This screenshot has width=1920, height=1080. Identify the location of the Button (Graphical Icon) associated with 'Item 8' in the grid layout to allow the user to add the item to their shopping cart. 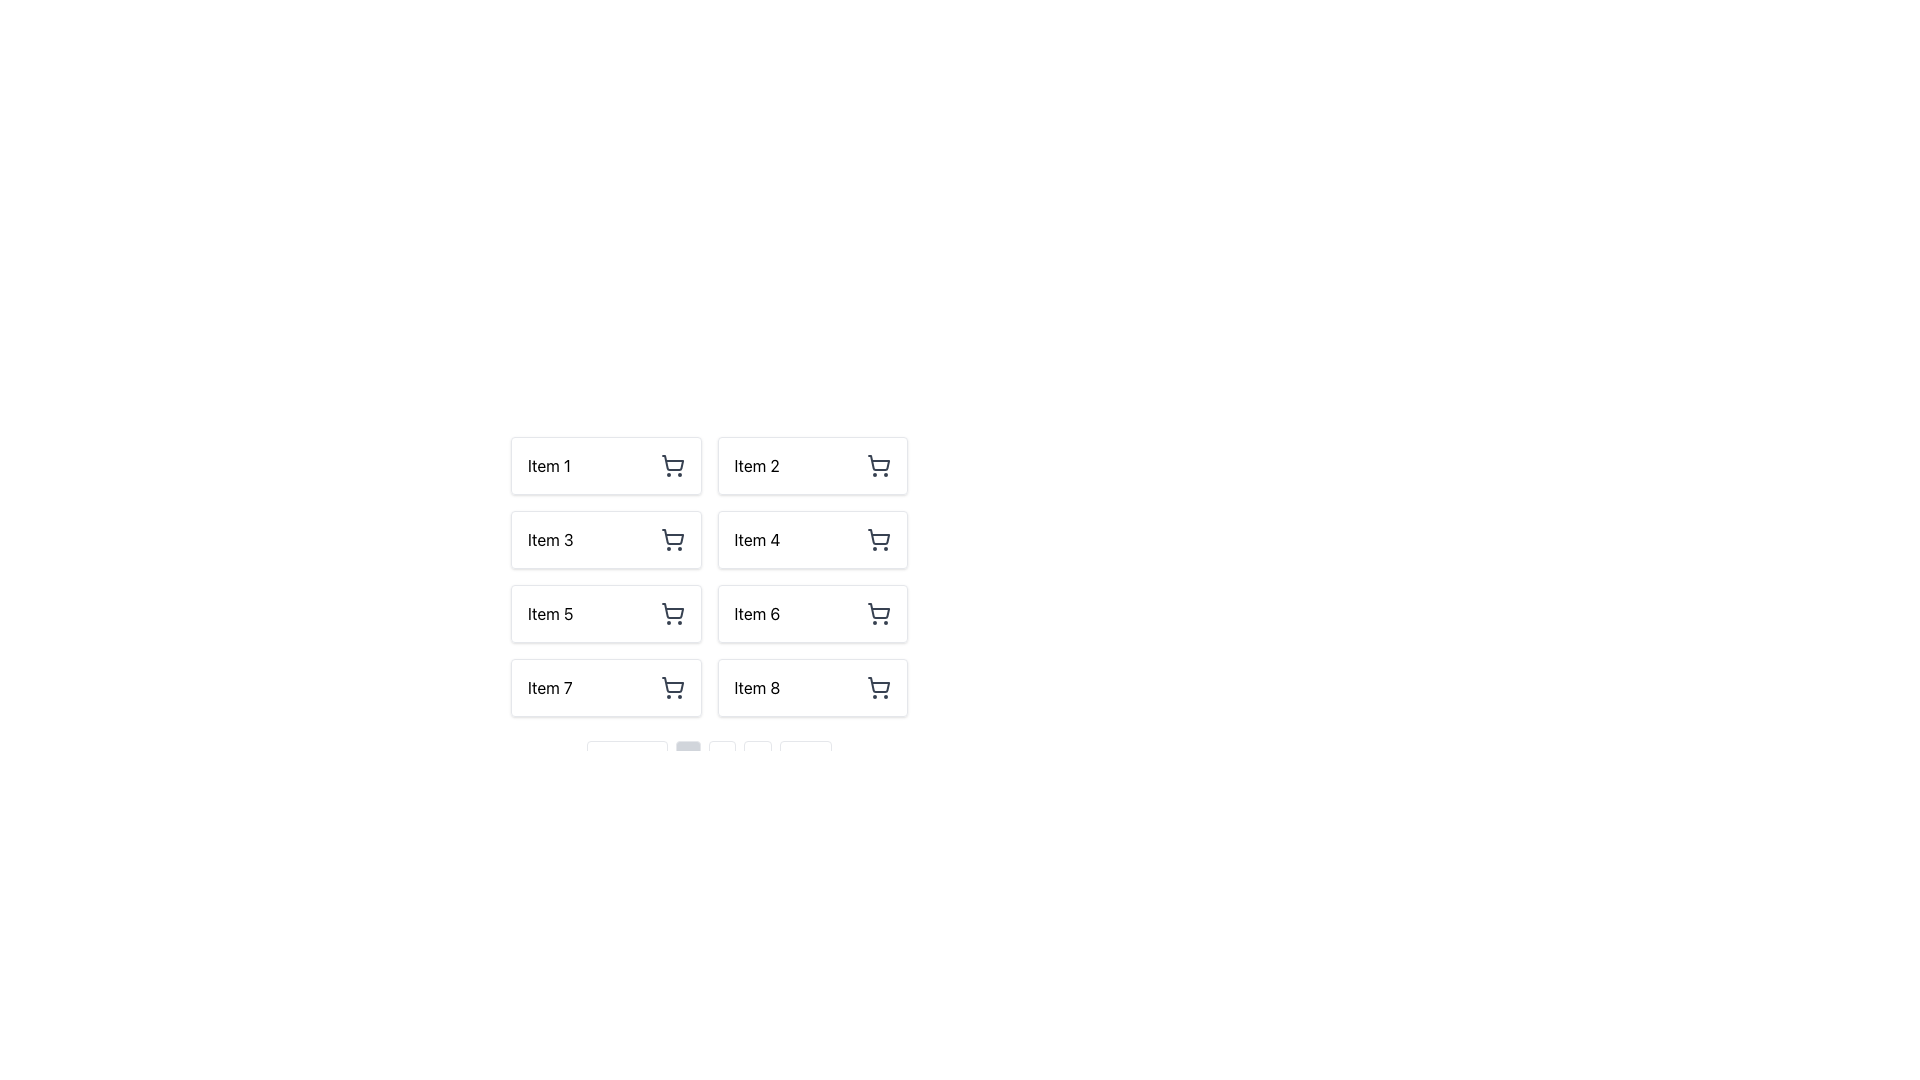
(878, 686).